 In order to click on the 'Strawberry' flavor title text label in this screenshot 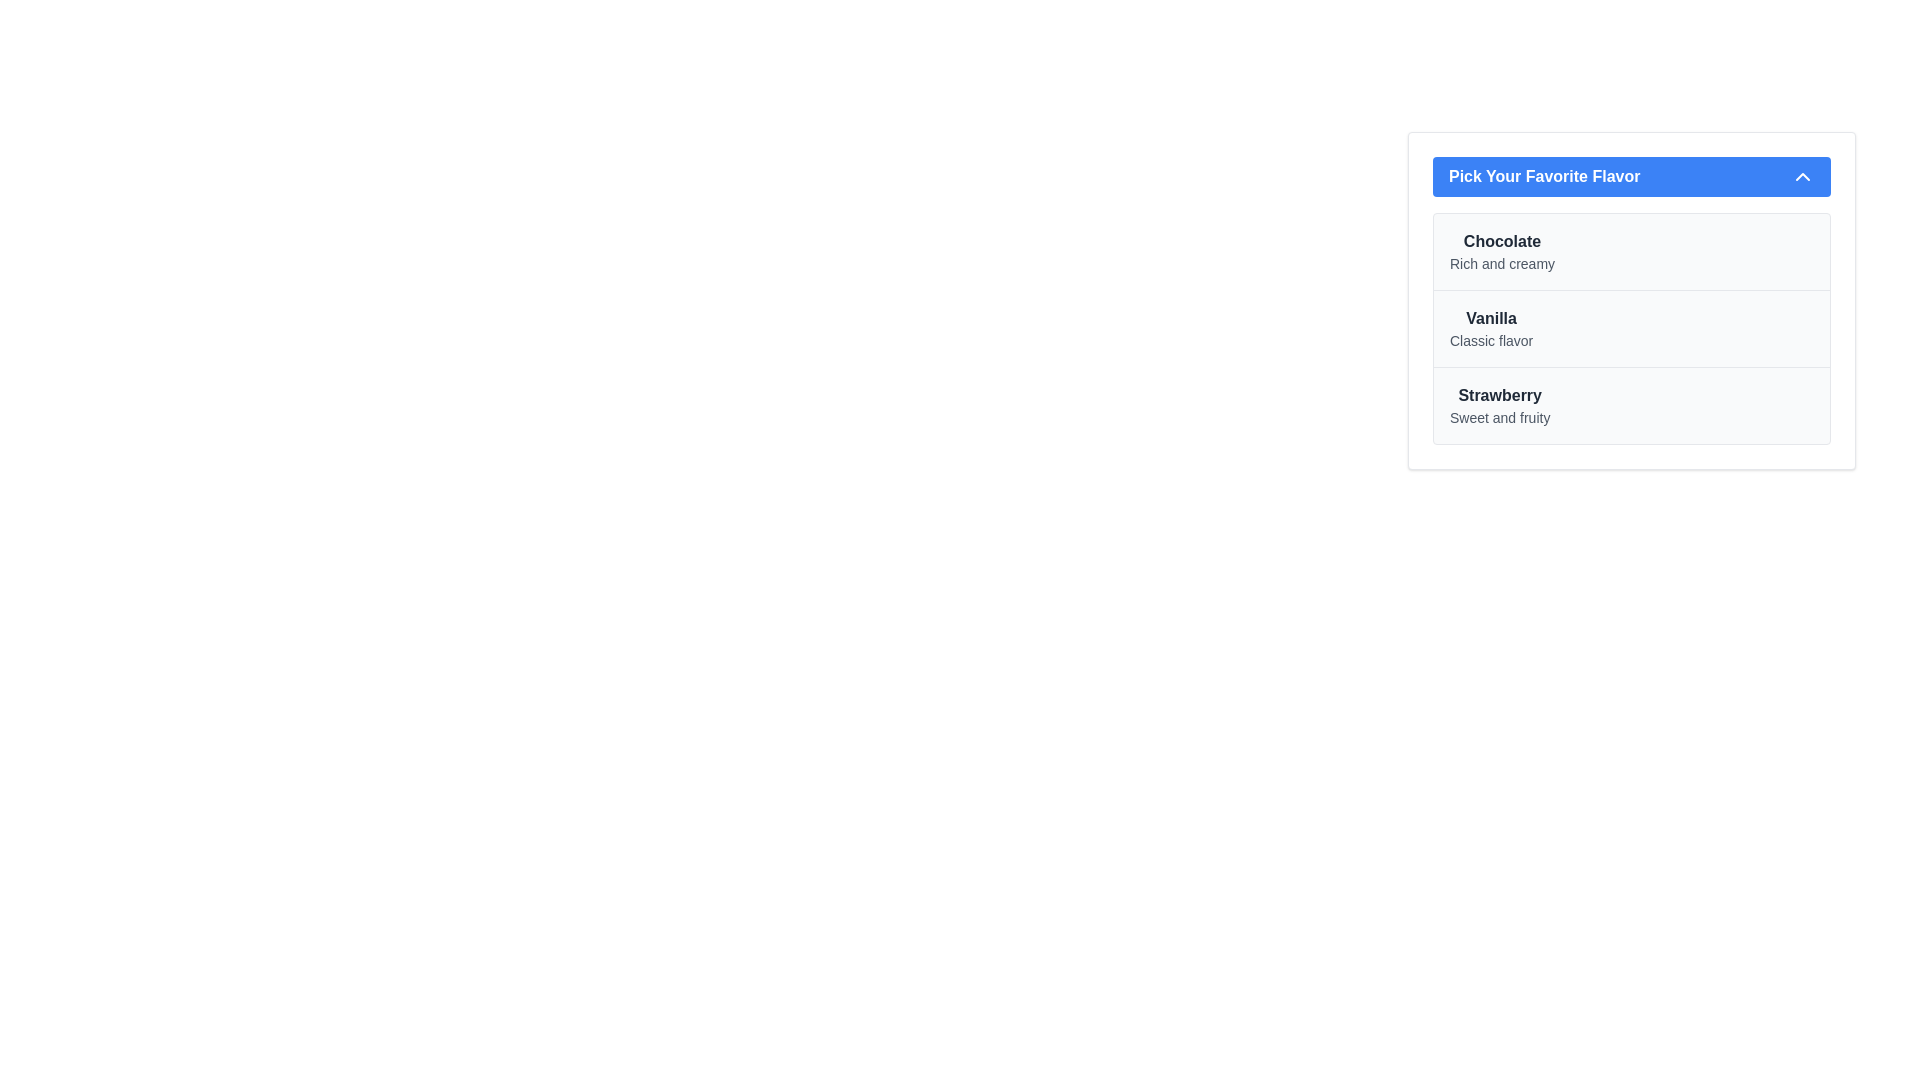, I will do `click(1499, 396)`.